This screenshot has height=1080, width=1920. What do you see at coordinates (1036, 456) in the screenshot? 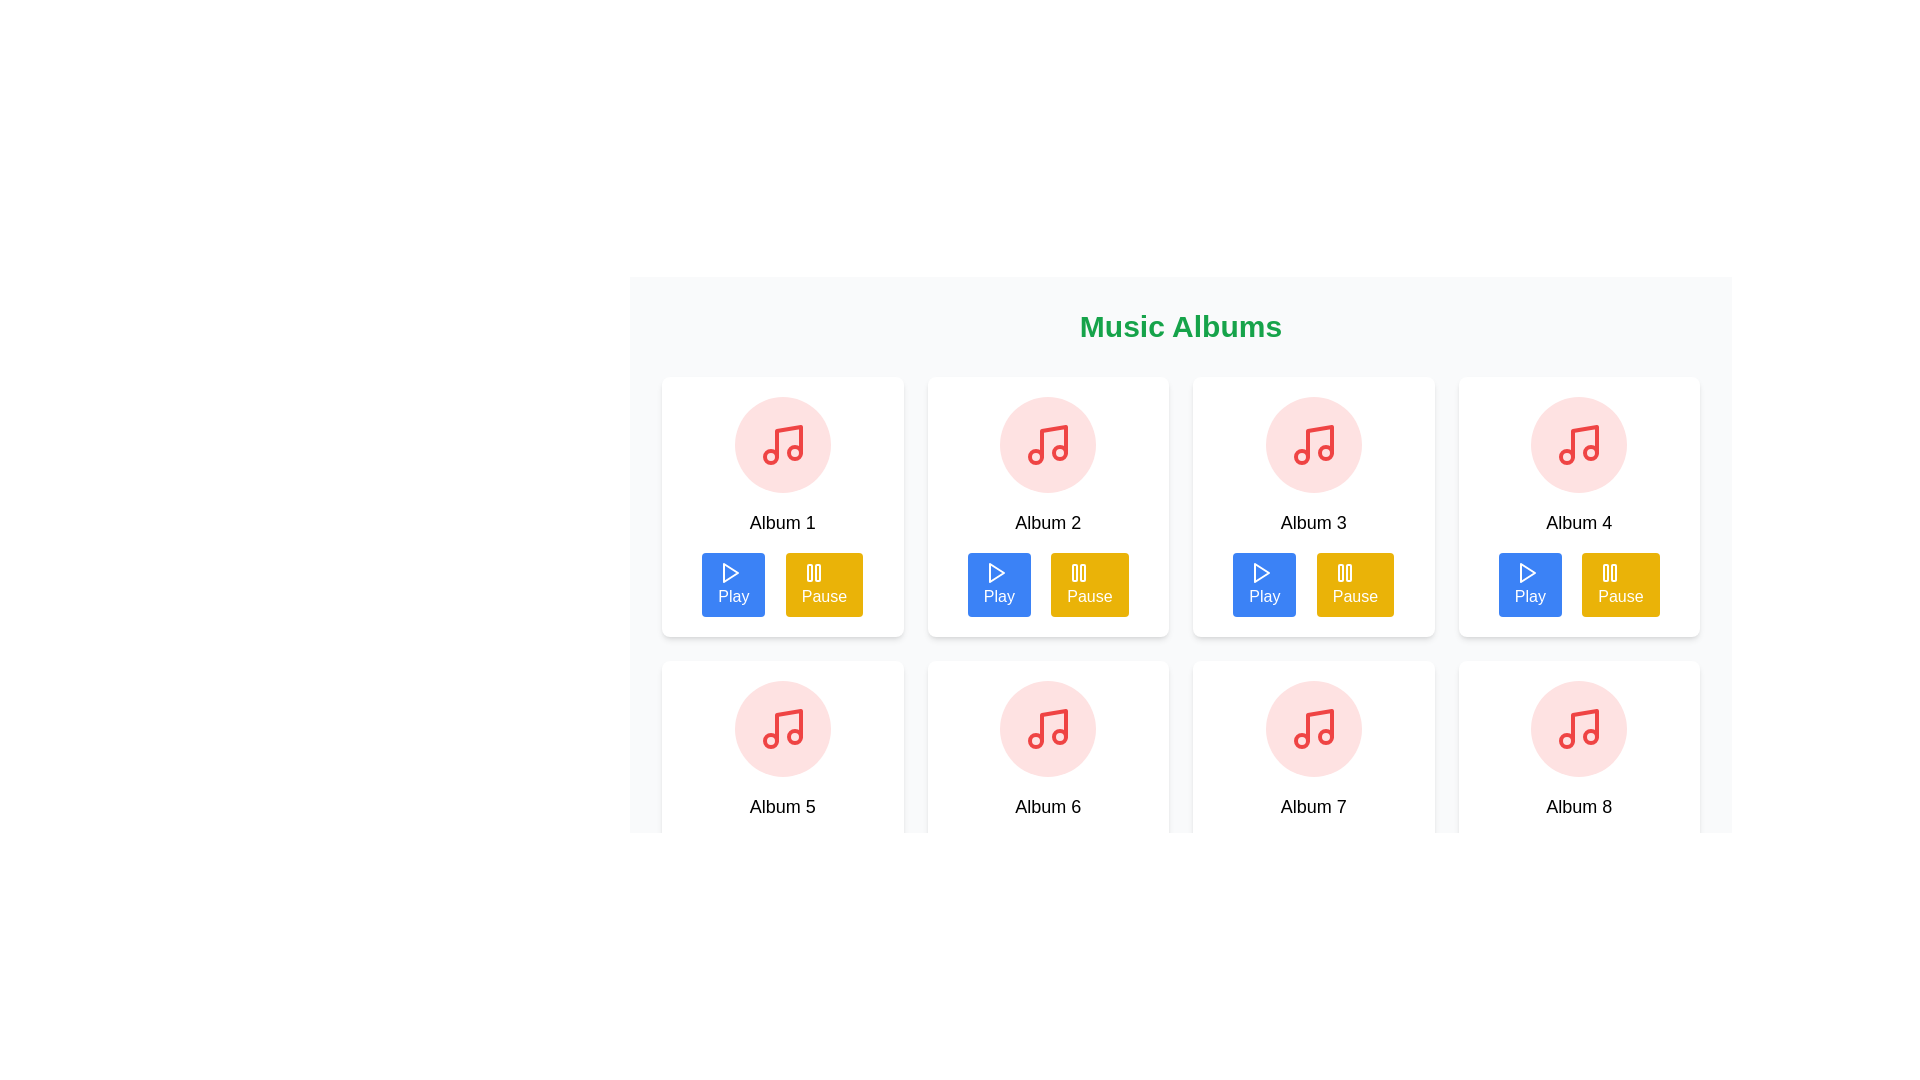
I see `the second circle of the SVG musical note icon, which enhances its visual appearance` at bounding box center [1036, 456].